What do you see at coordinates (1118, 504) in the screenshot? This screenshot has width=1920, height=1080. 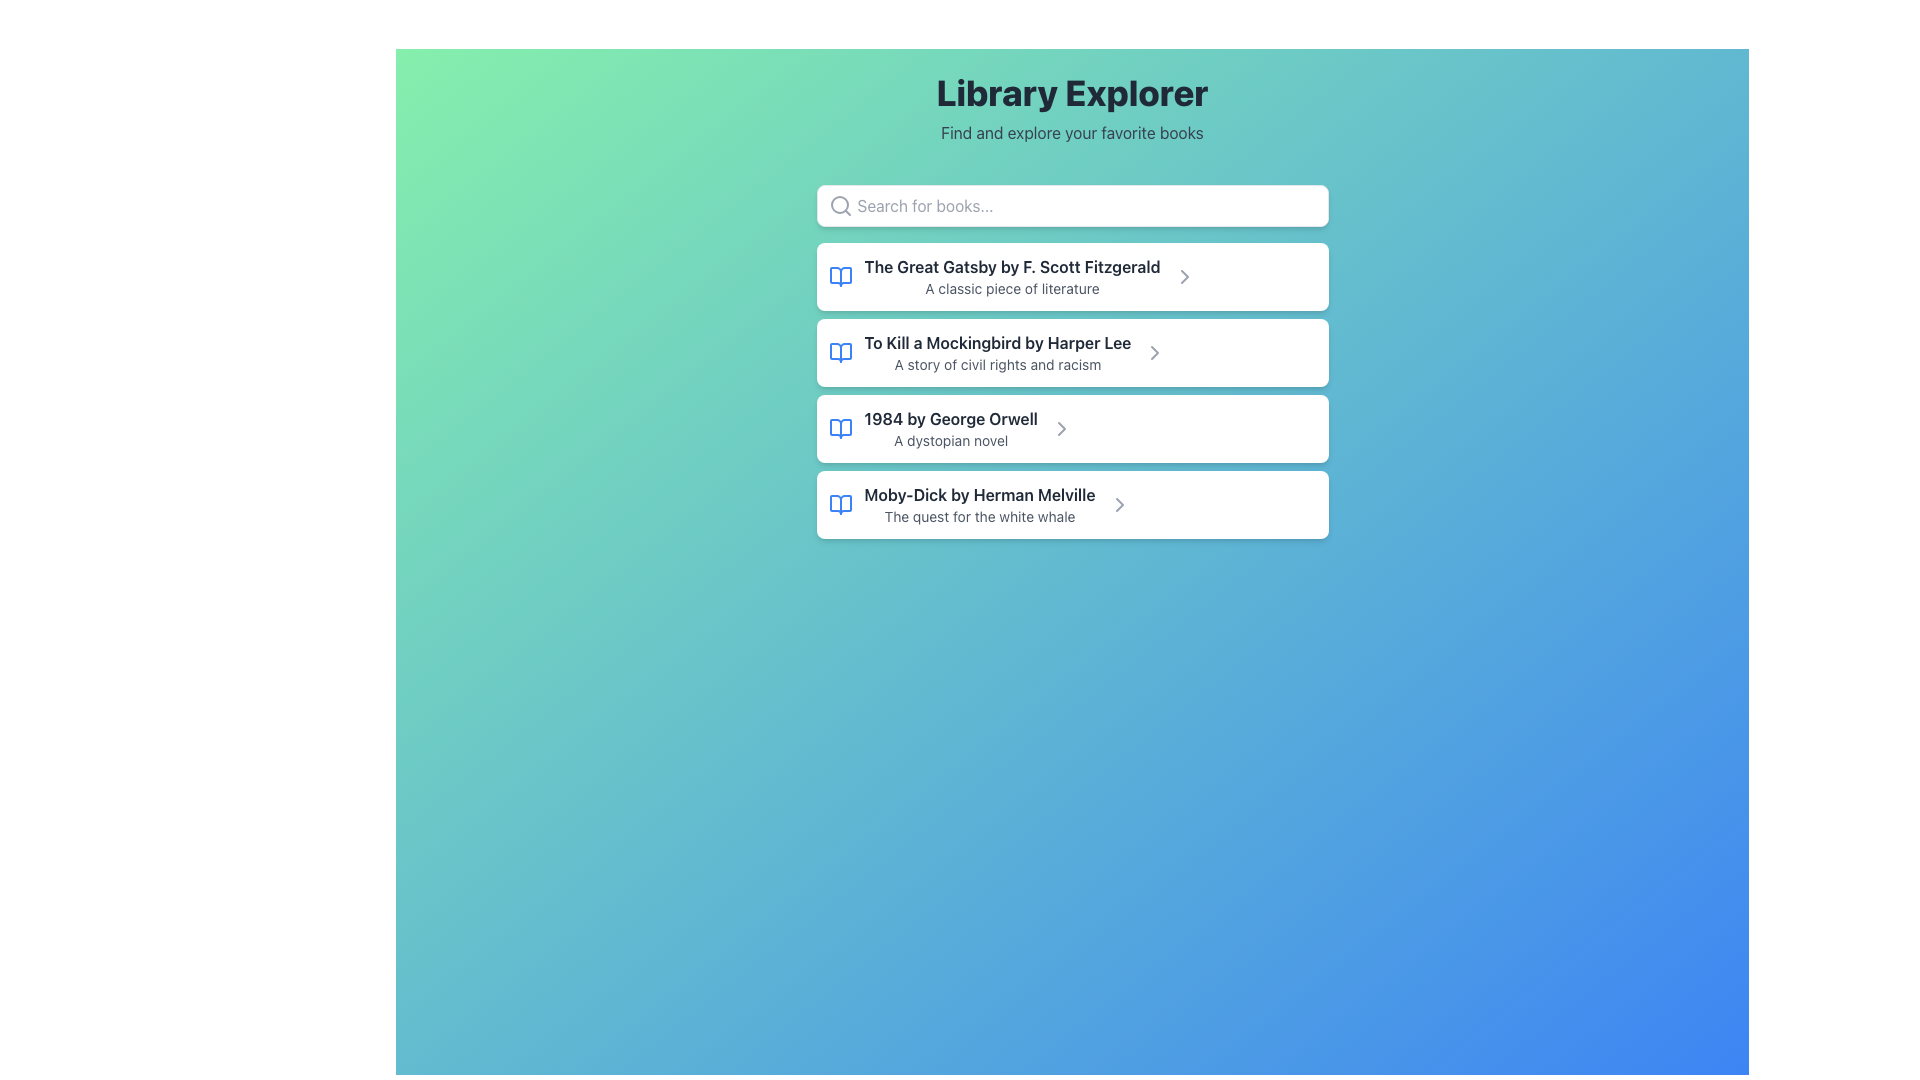 I see `the small right-pointing chevron icon at the far right end of the list item representing 'Moby-Dick by Herman Melville'` at bounding box center [1118, 504].